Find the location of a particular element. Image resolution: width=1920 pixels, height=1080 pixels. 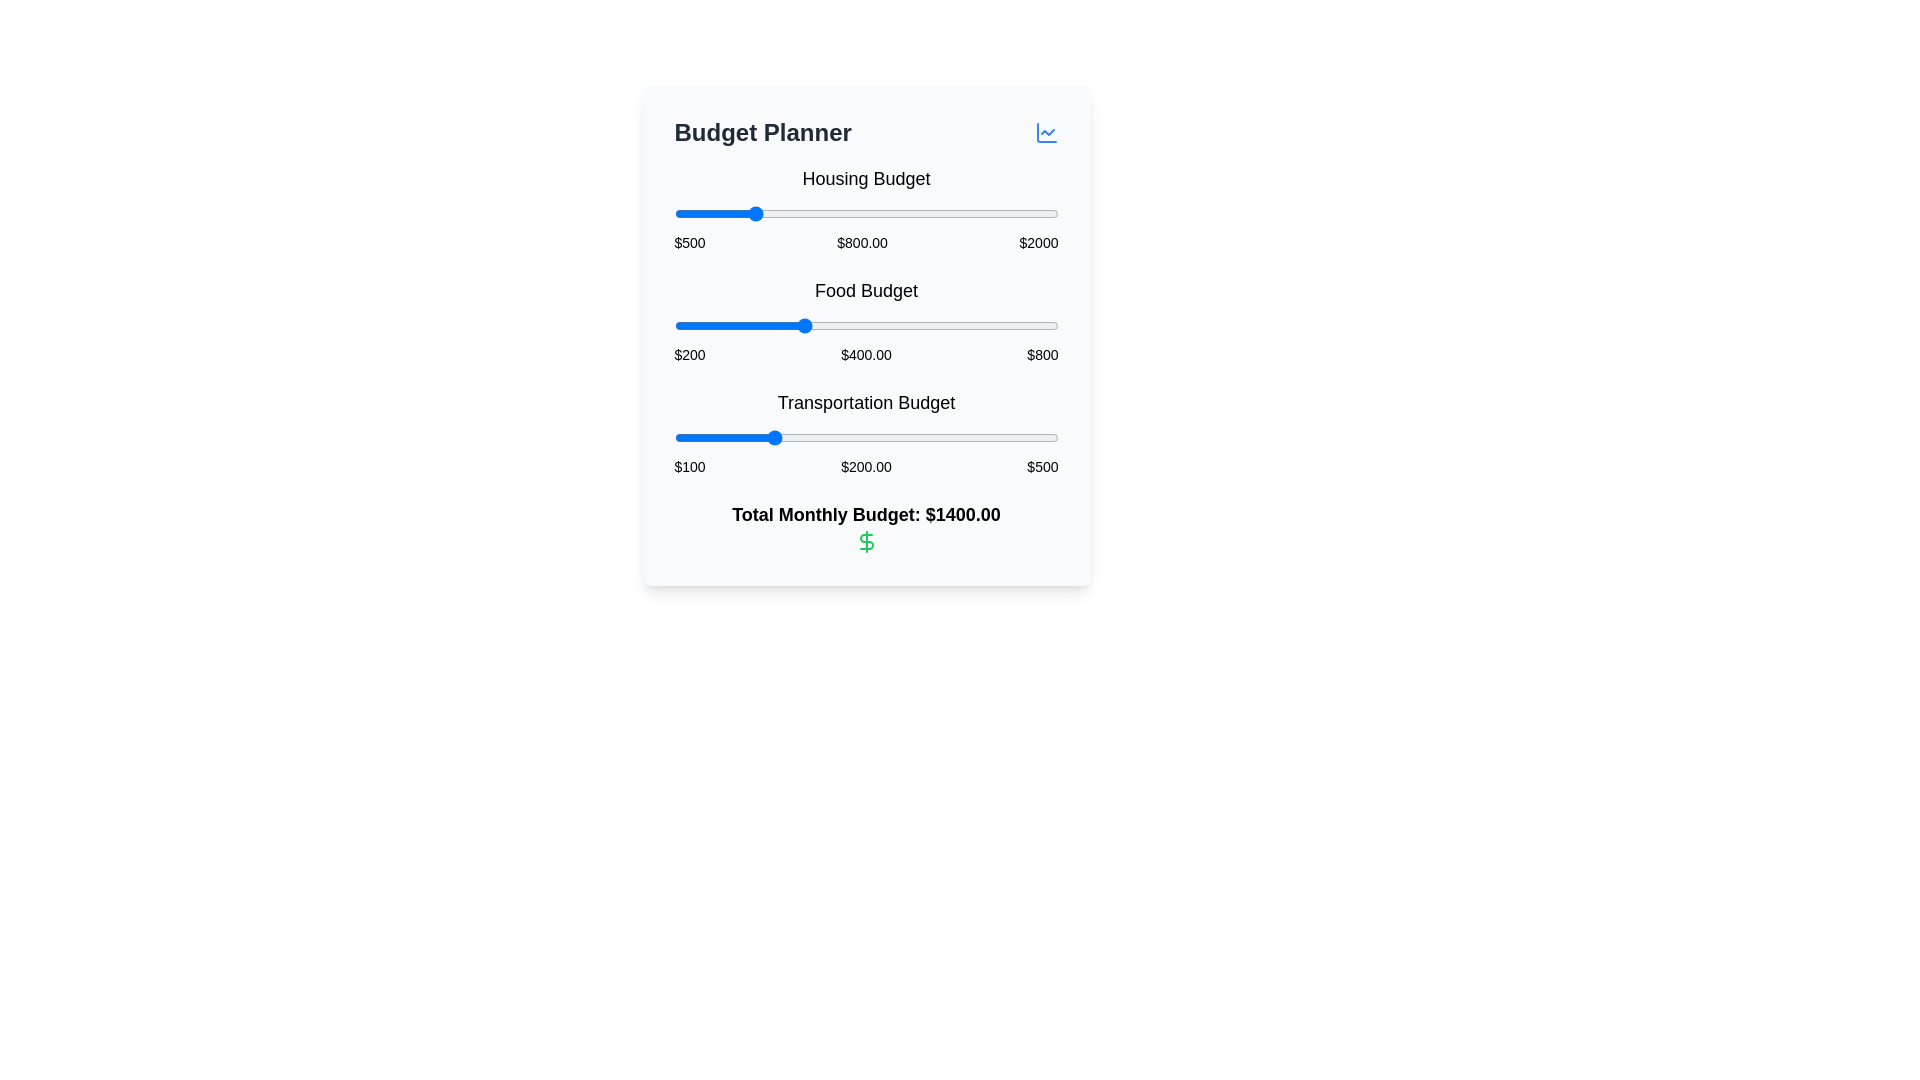

the housing budget slider is located at coordinates (855, 213).